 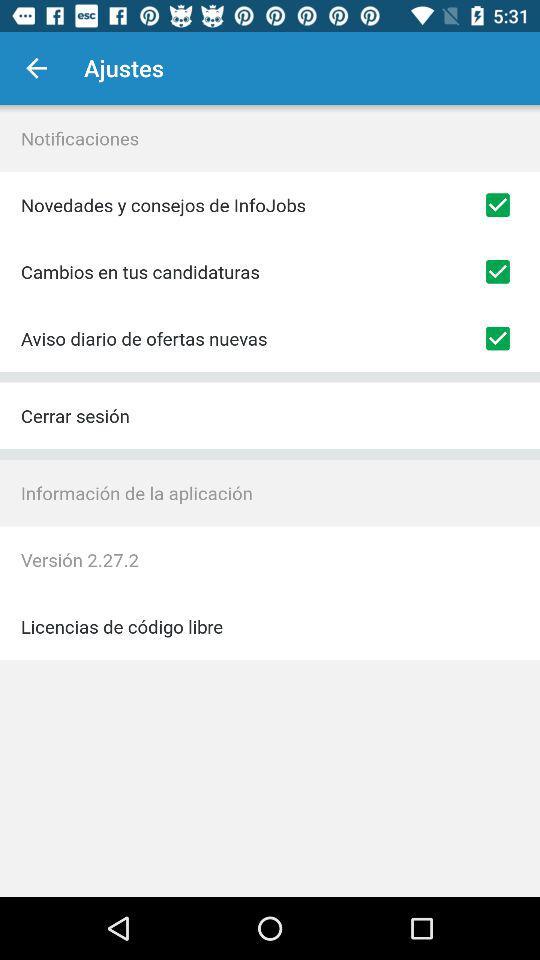 I want to click on icon to the left of ajustes item, so click(x=36, y=68).